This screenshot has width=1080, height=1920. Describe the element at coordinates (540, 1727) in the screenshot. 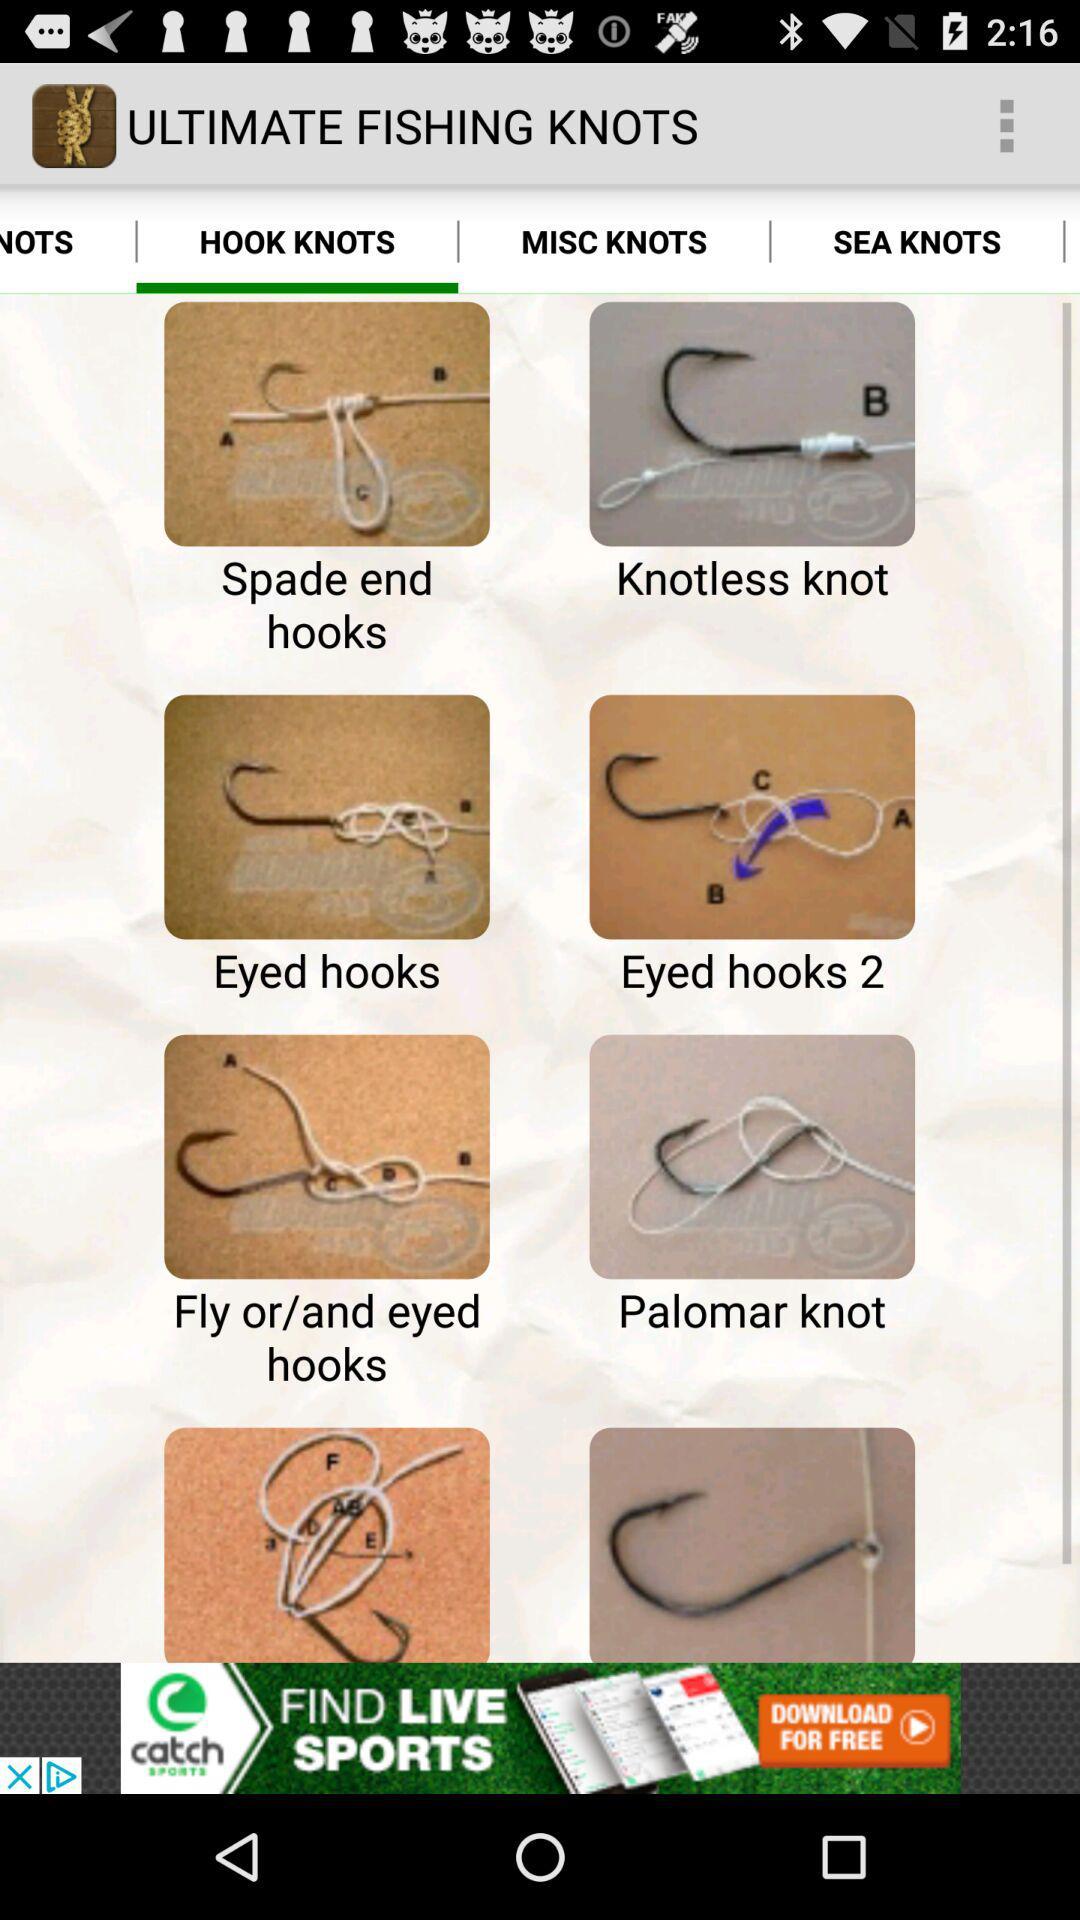

I see `advertisement page` at that location.